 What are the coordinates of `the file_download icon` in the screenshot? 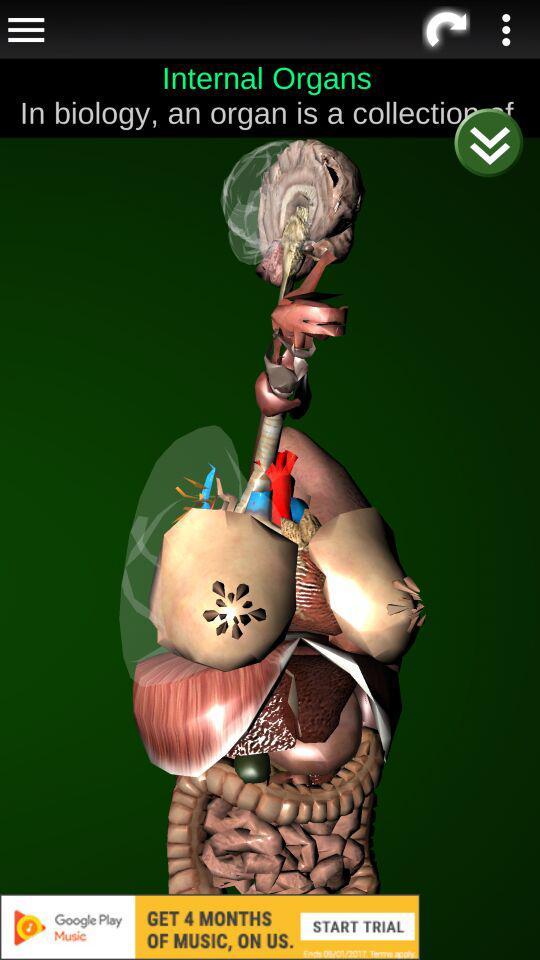 It's located at (442, 49).